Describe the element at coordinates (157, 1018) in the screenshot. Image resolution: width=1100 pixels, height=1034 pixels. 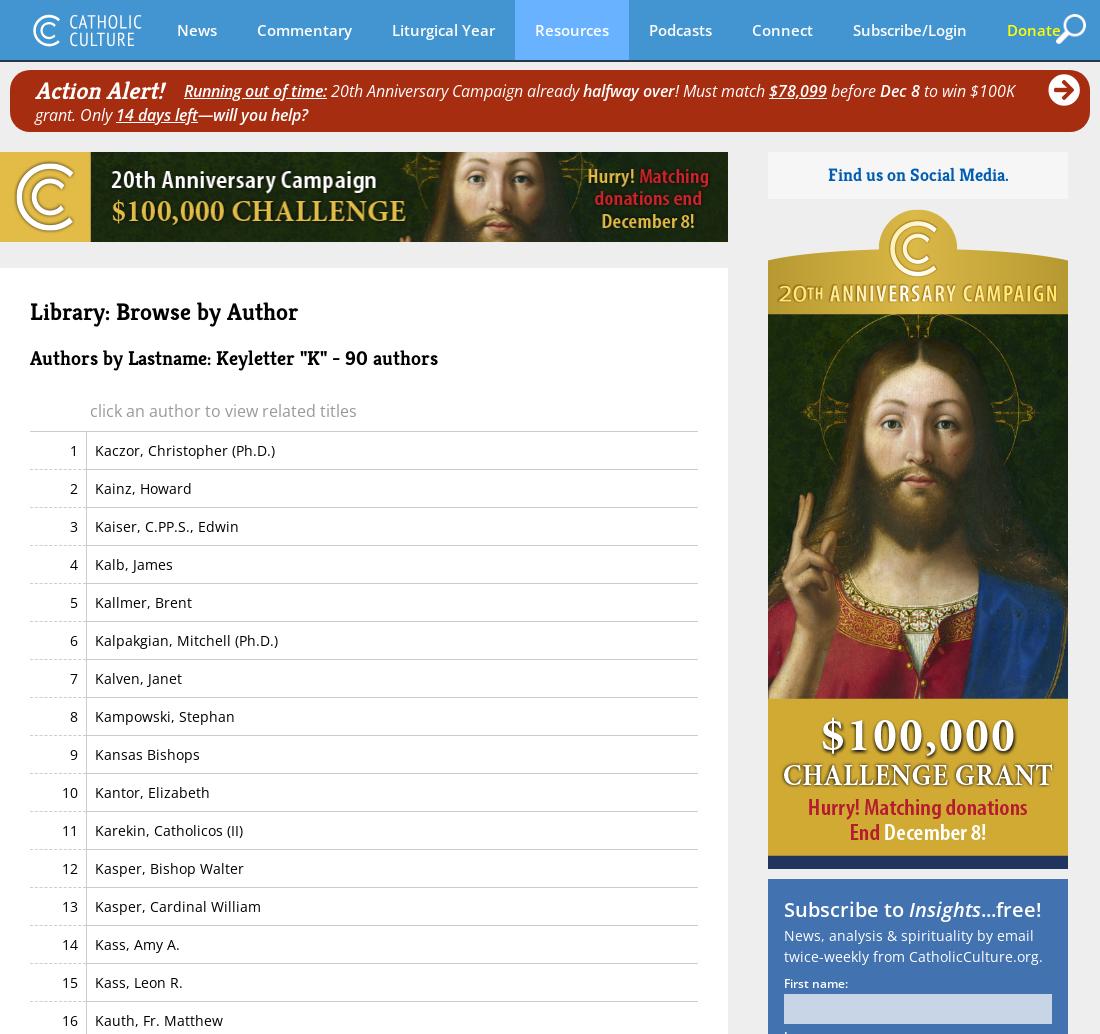
I see `'Kauth, Fr. Matthew'` at that location.